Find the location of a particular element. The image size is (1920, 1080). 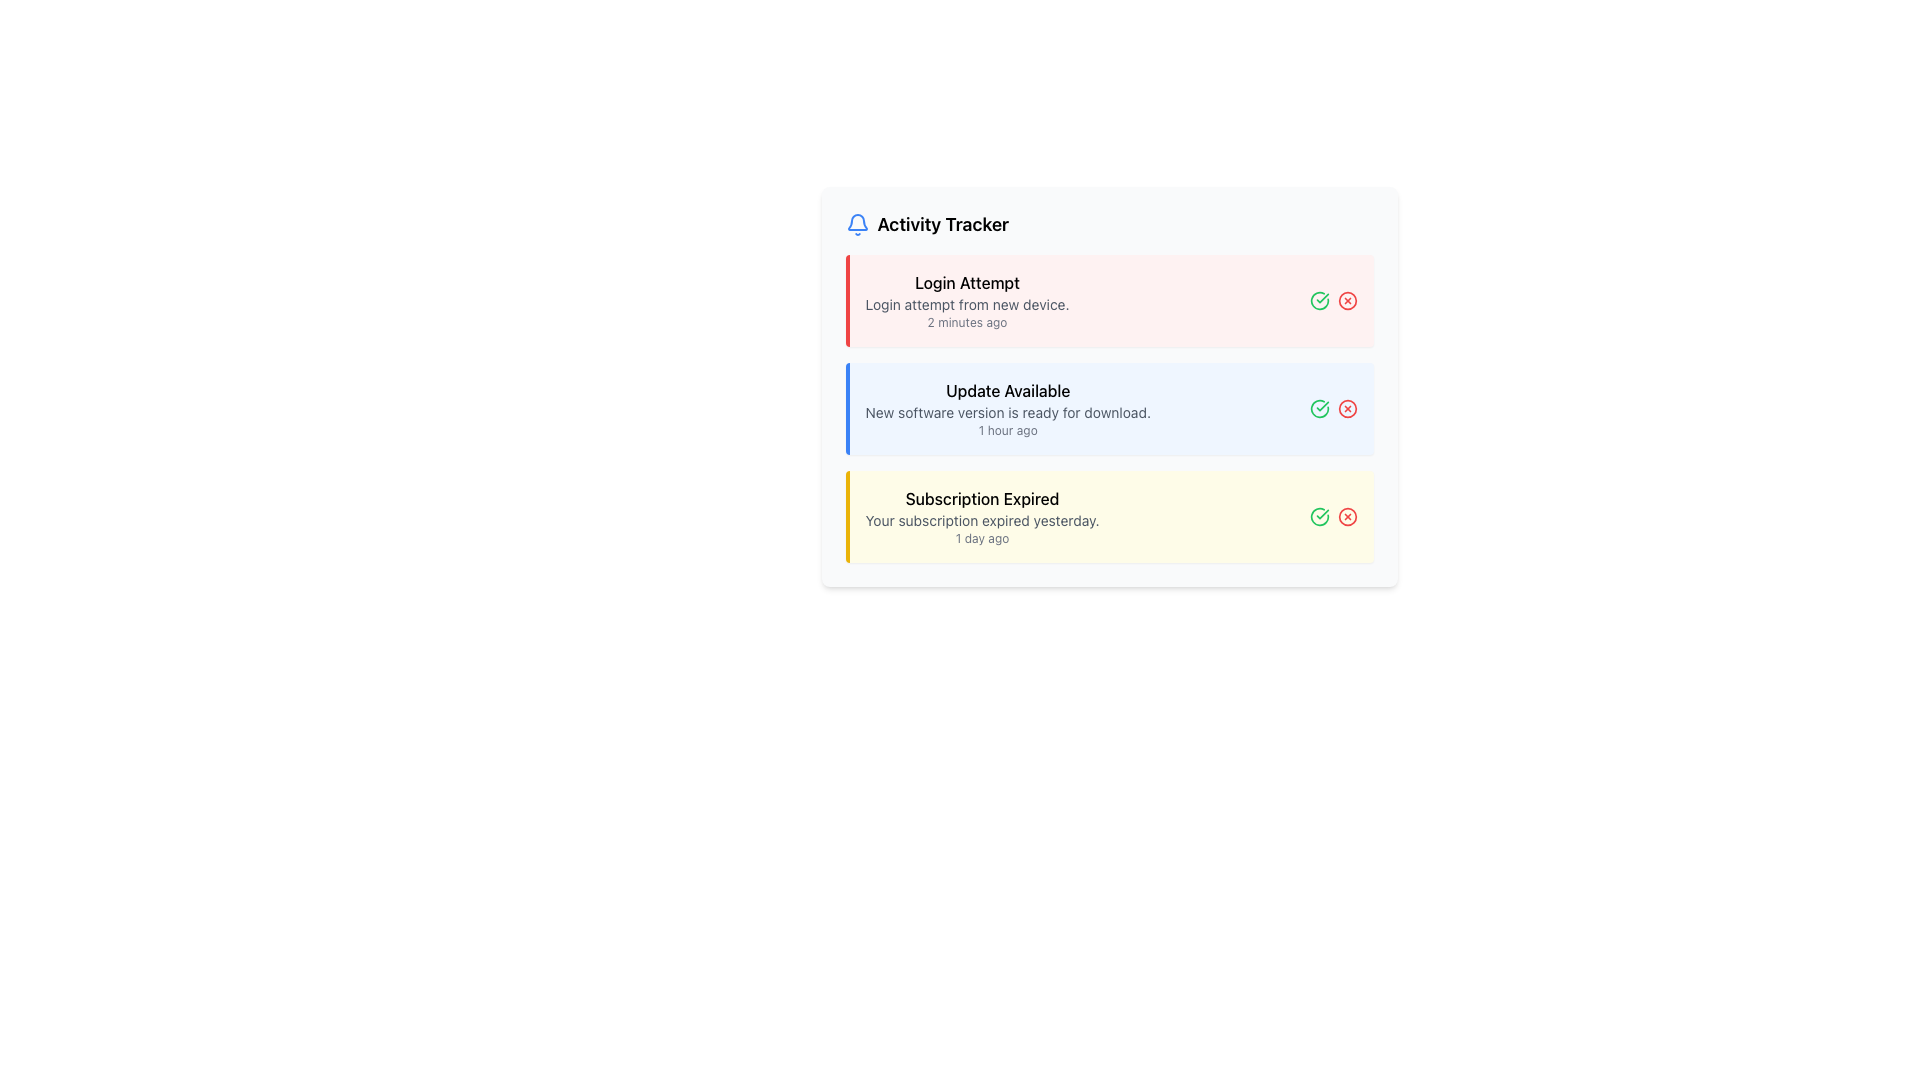

the blue bell icon that serves as a notification symbol is located at coordinates (857, 224).